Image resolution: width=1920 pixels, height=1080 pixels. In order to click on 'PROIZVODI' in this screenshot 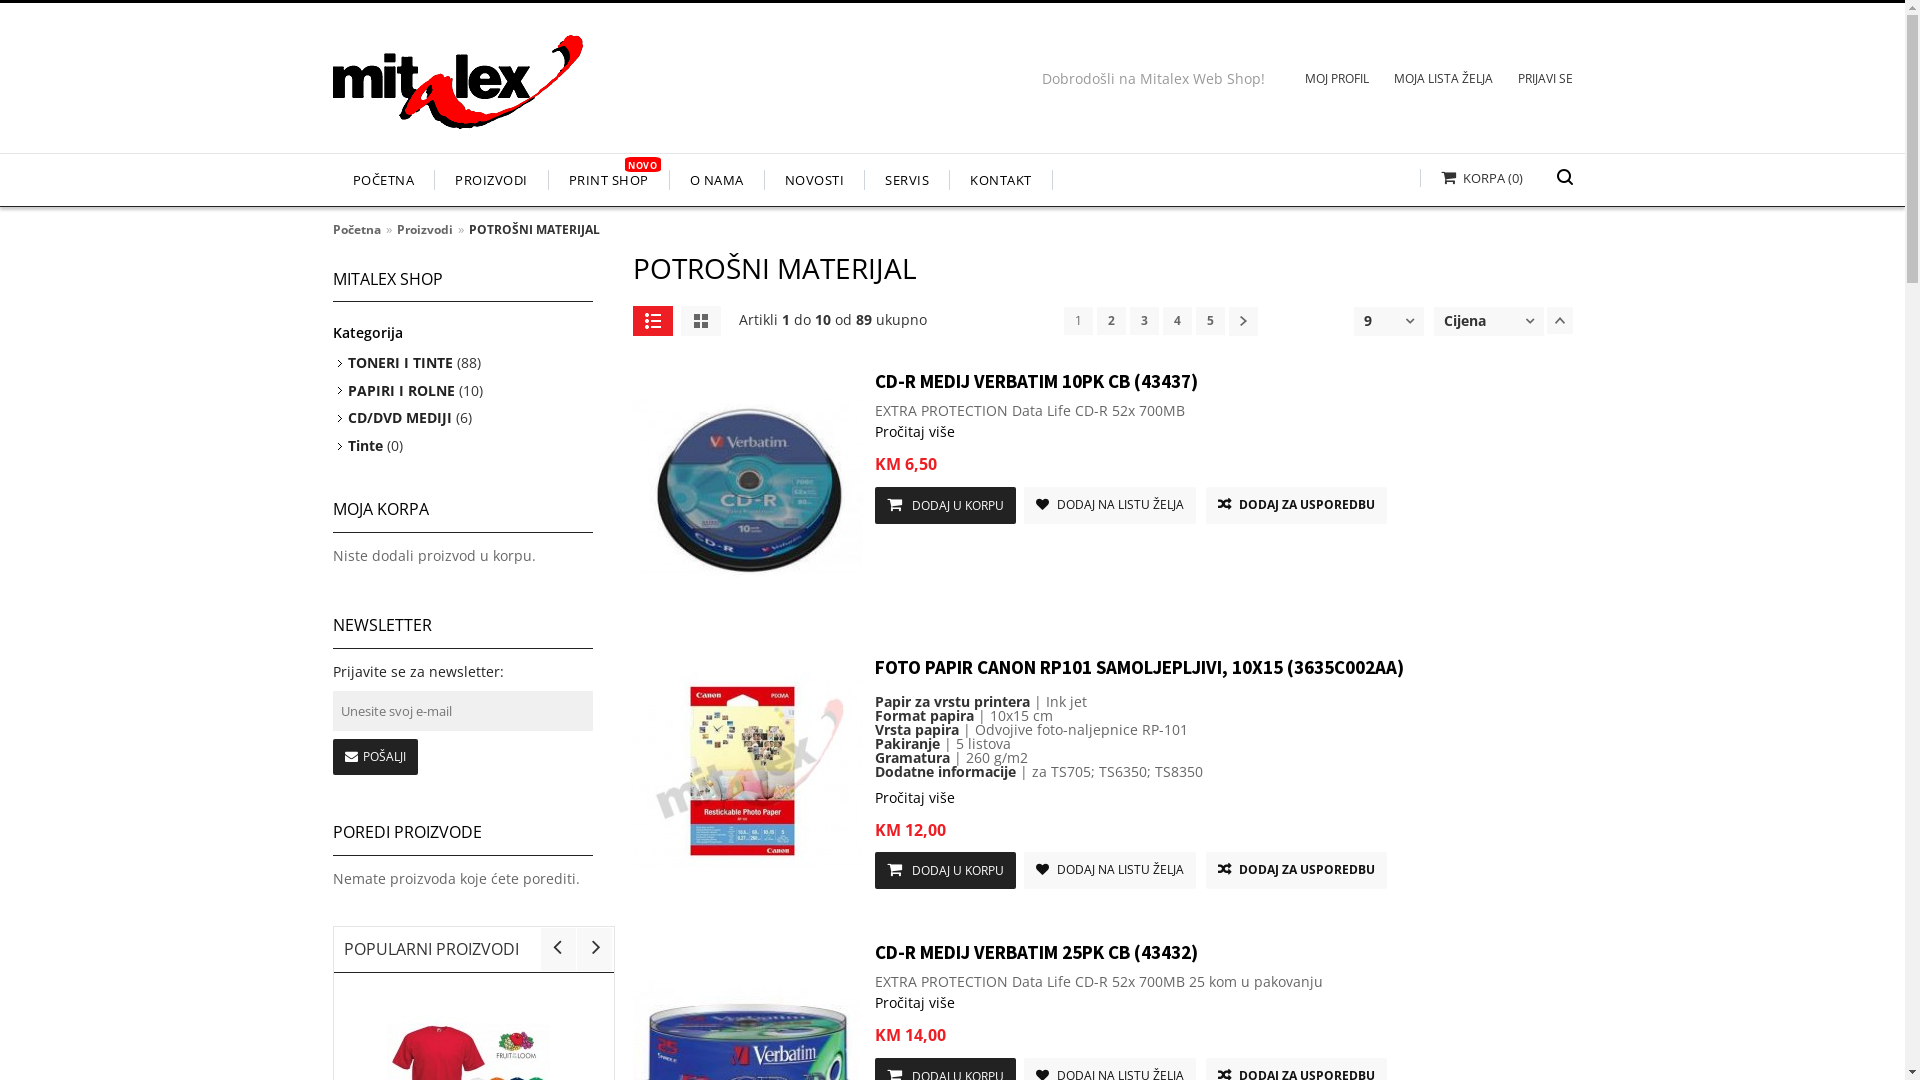, I will do `click(491, 180)`.